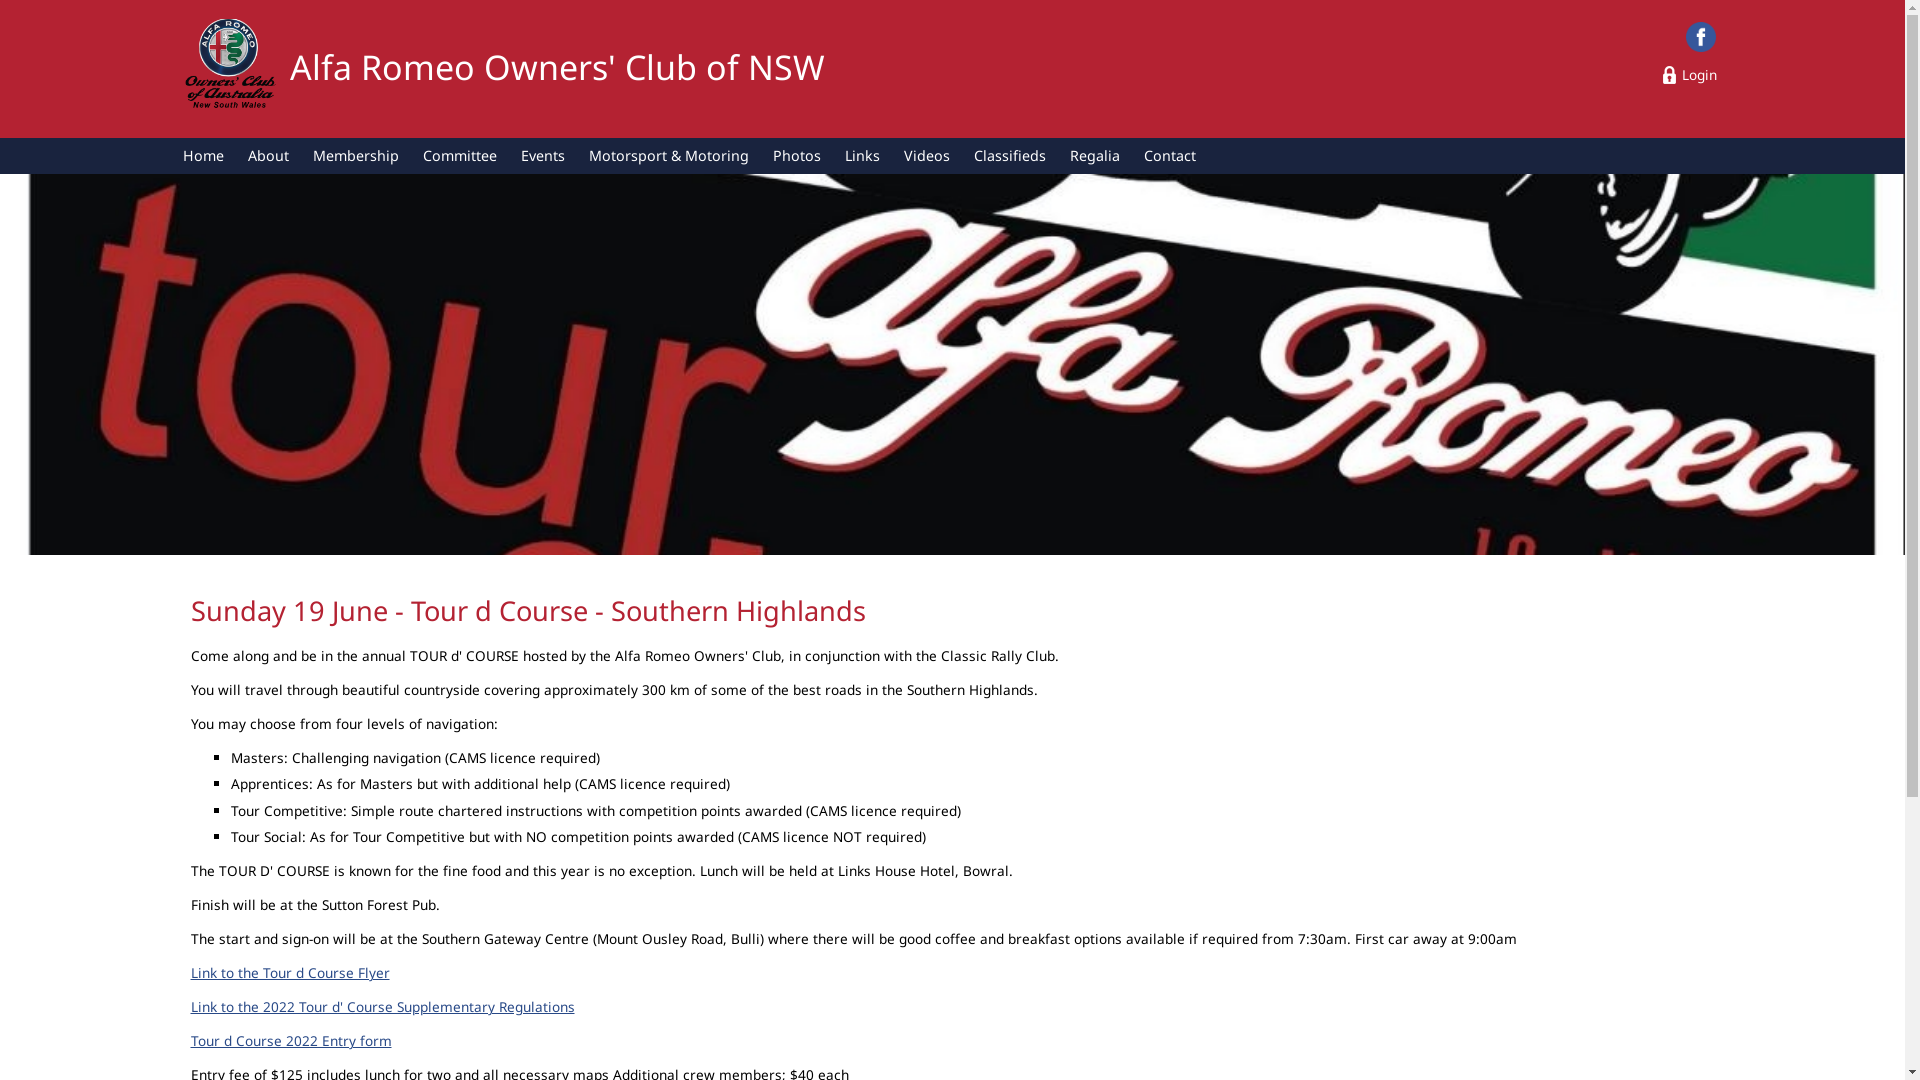  I want to click on 'Motorsport & Motoring', so click(668, 154).